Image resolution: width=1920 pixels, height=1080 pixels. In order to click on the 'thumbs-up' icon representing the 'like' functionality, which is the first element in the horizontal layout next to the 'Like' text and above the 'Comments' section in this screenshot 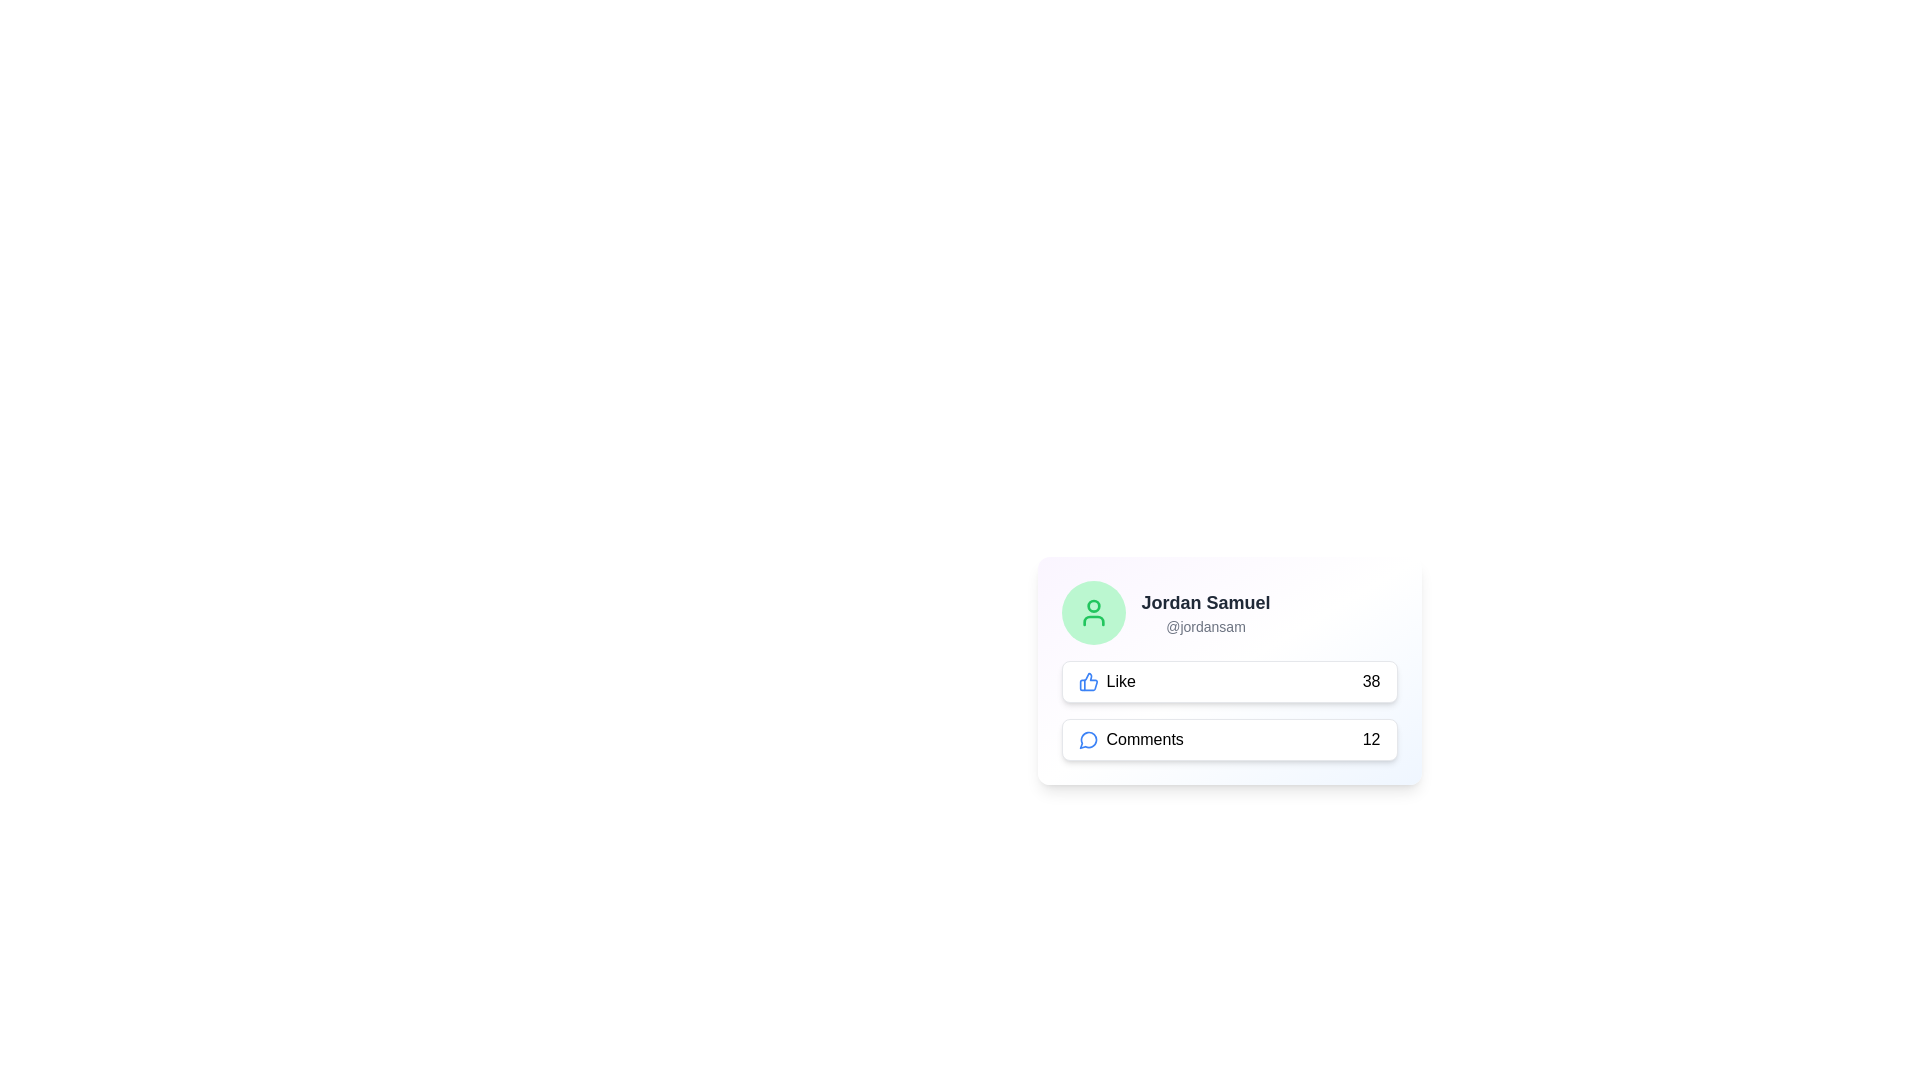, I will do `click(1087, 681)`.